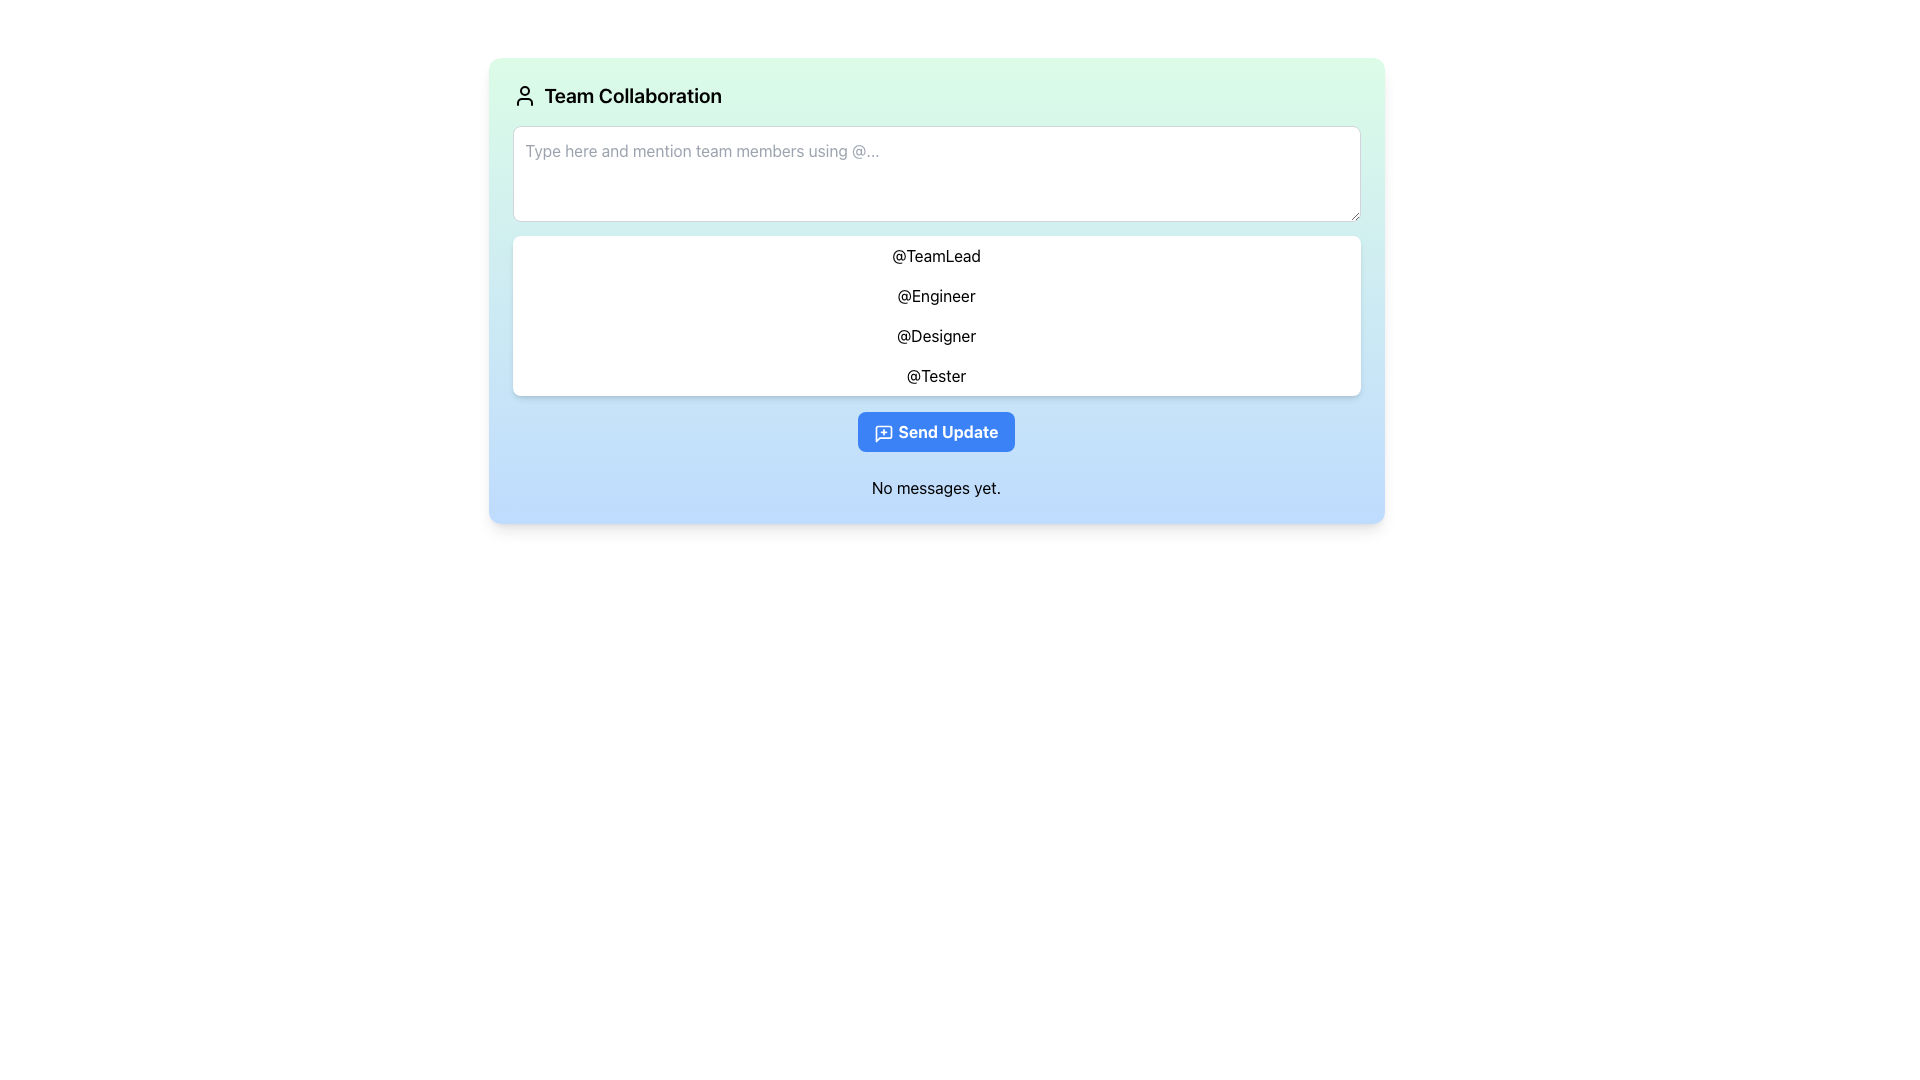  What do you see at coordinates (935, 254) in the screenshot?
I see `to select the menu item displaying '@TeamLead', which is the first entry in a vertically stacked list of options` at bounding box center [935, 254].